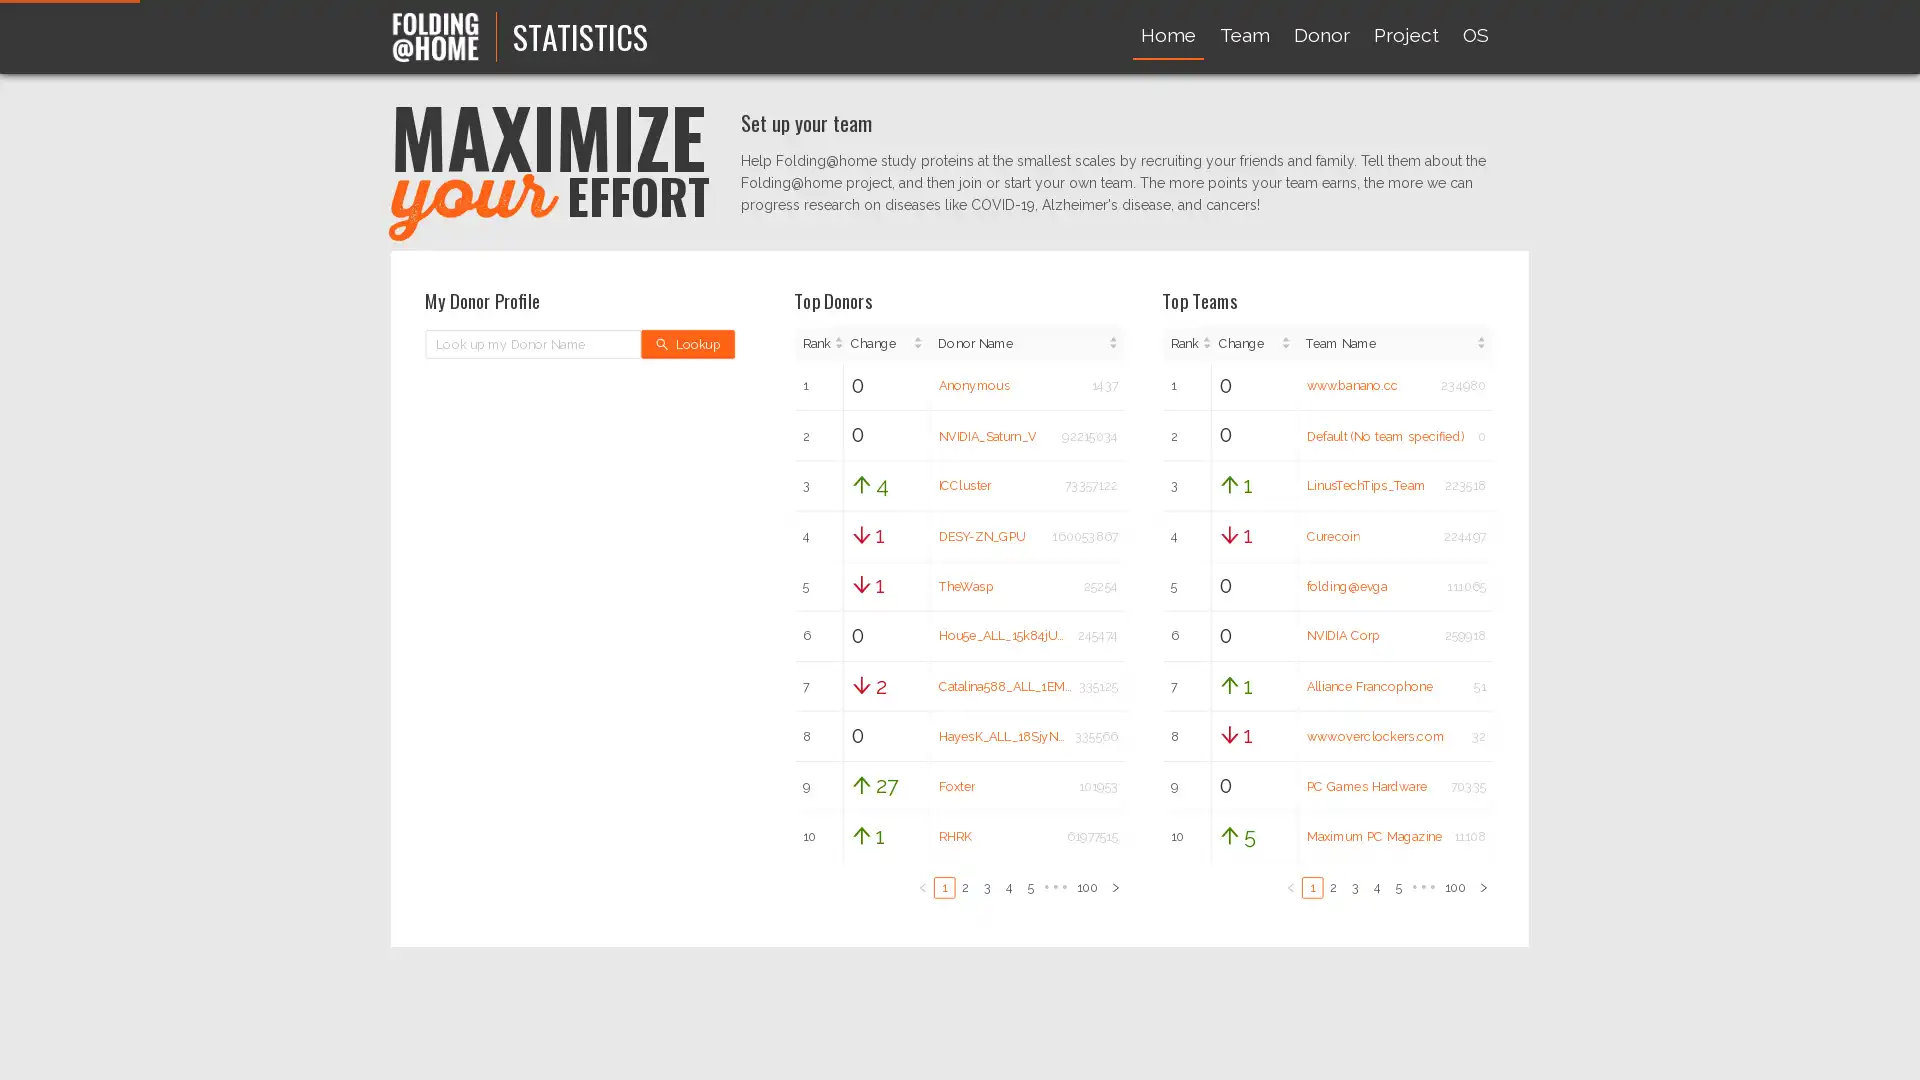 The width and height of the screenshot is (1920, 1080). I want to click on search Lookup, so click(687, 342).